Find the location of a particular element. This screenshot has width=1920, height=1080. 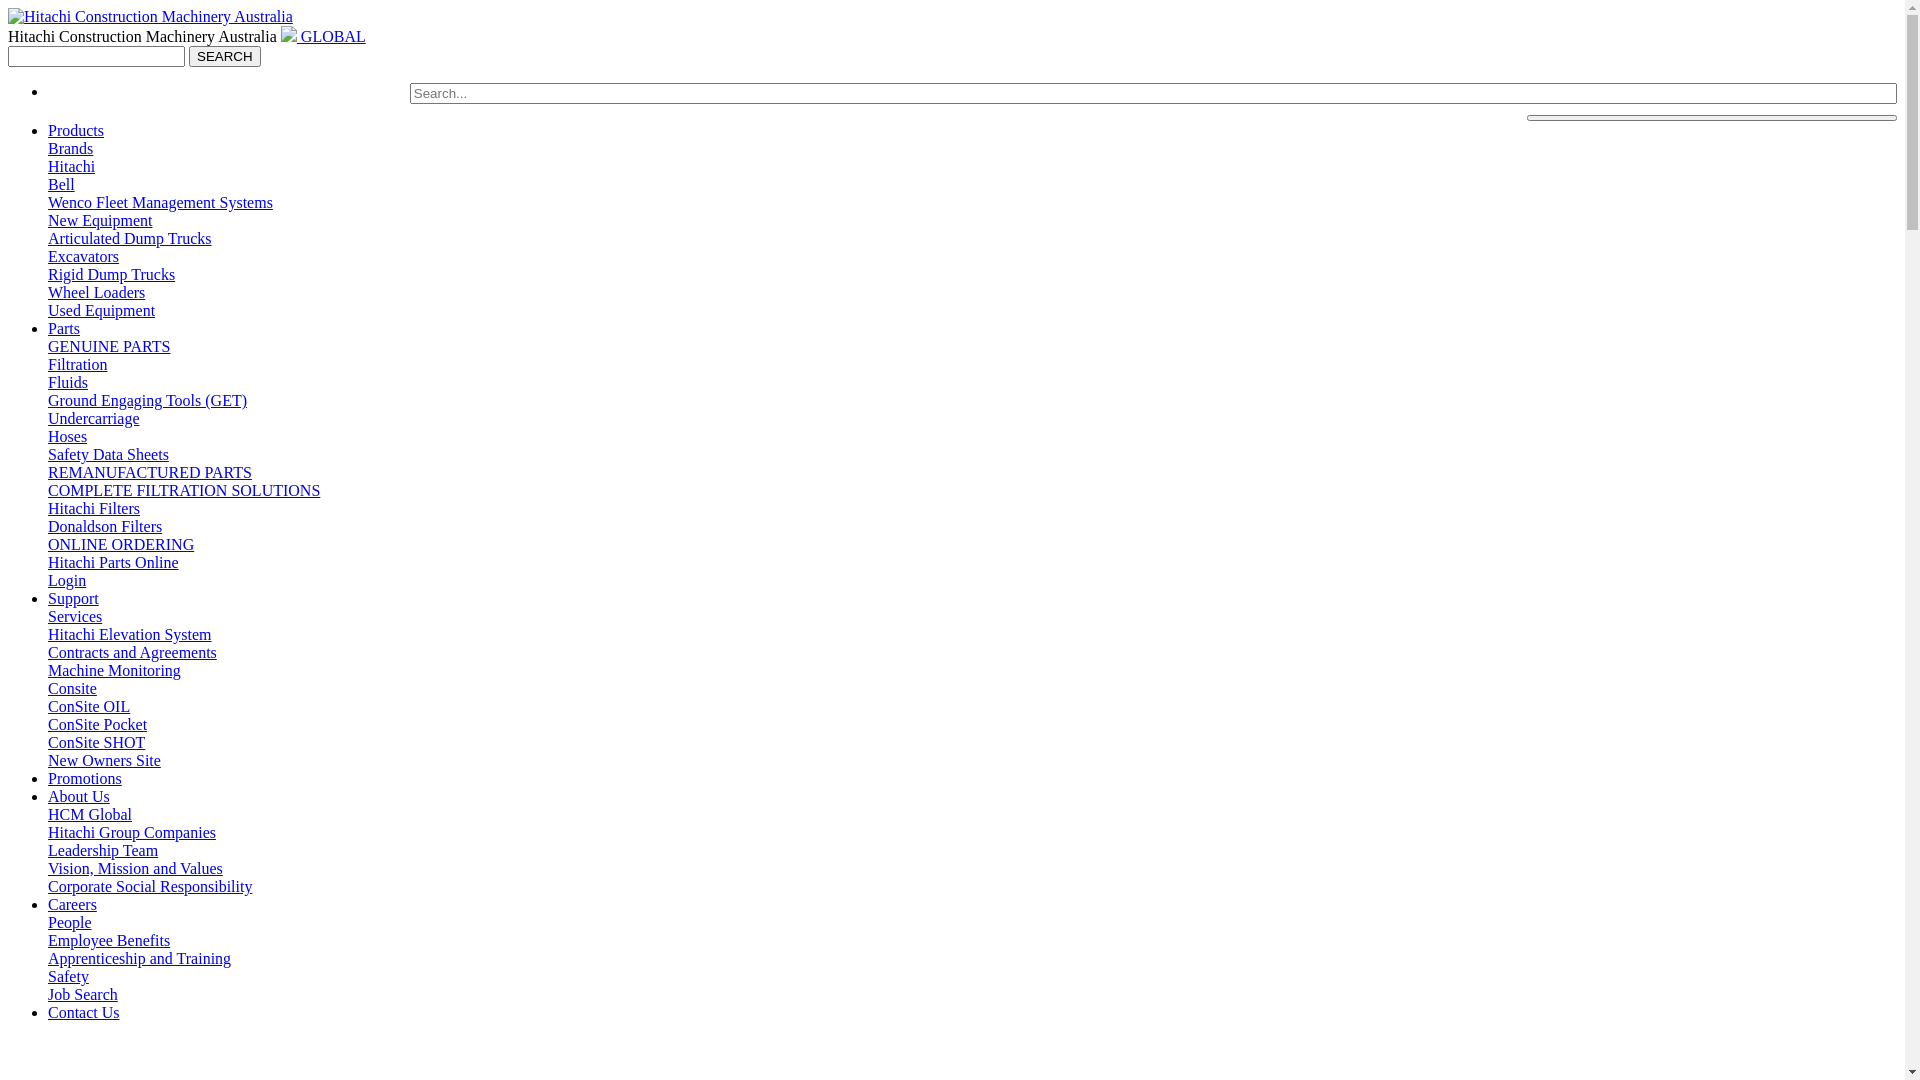

'ConSite OIL' is located at coordinates (88, 705).